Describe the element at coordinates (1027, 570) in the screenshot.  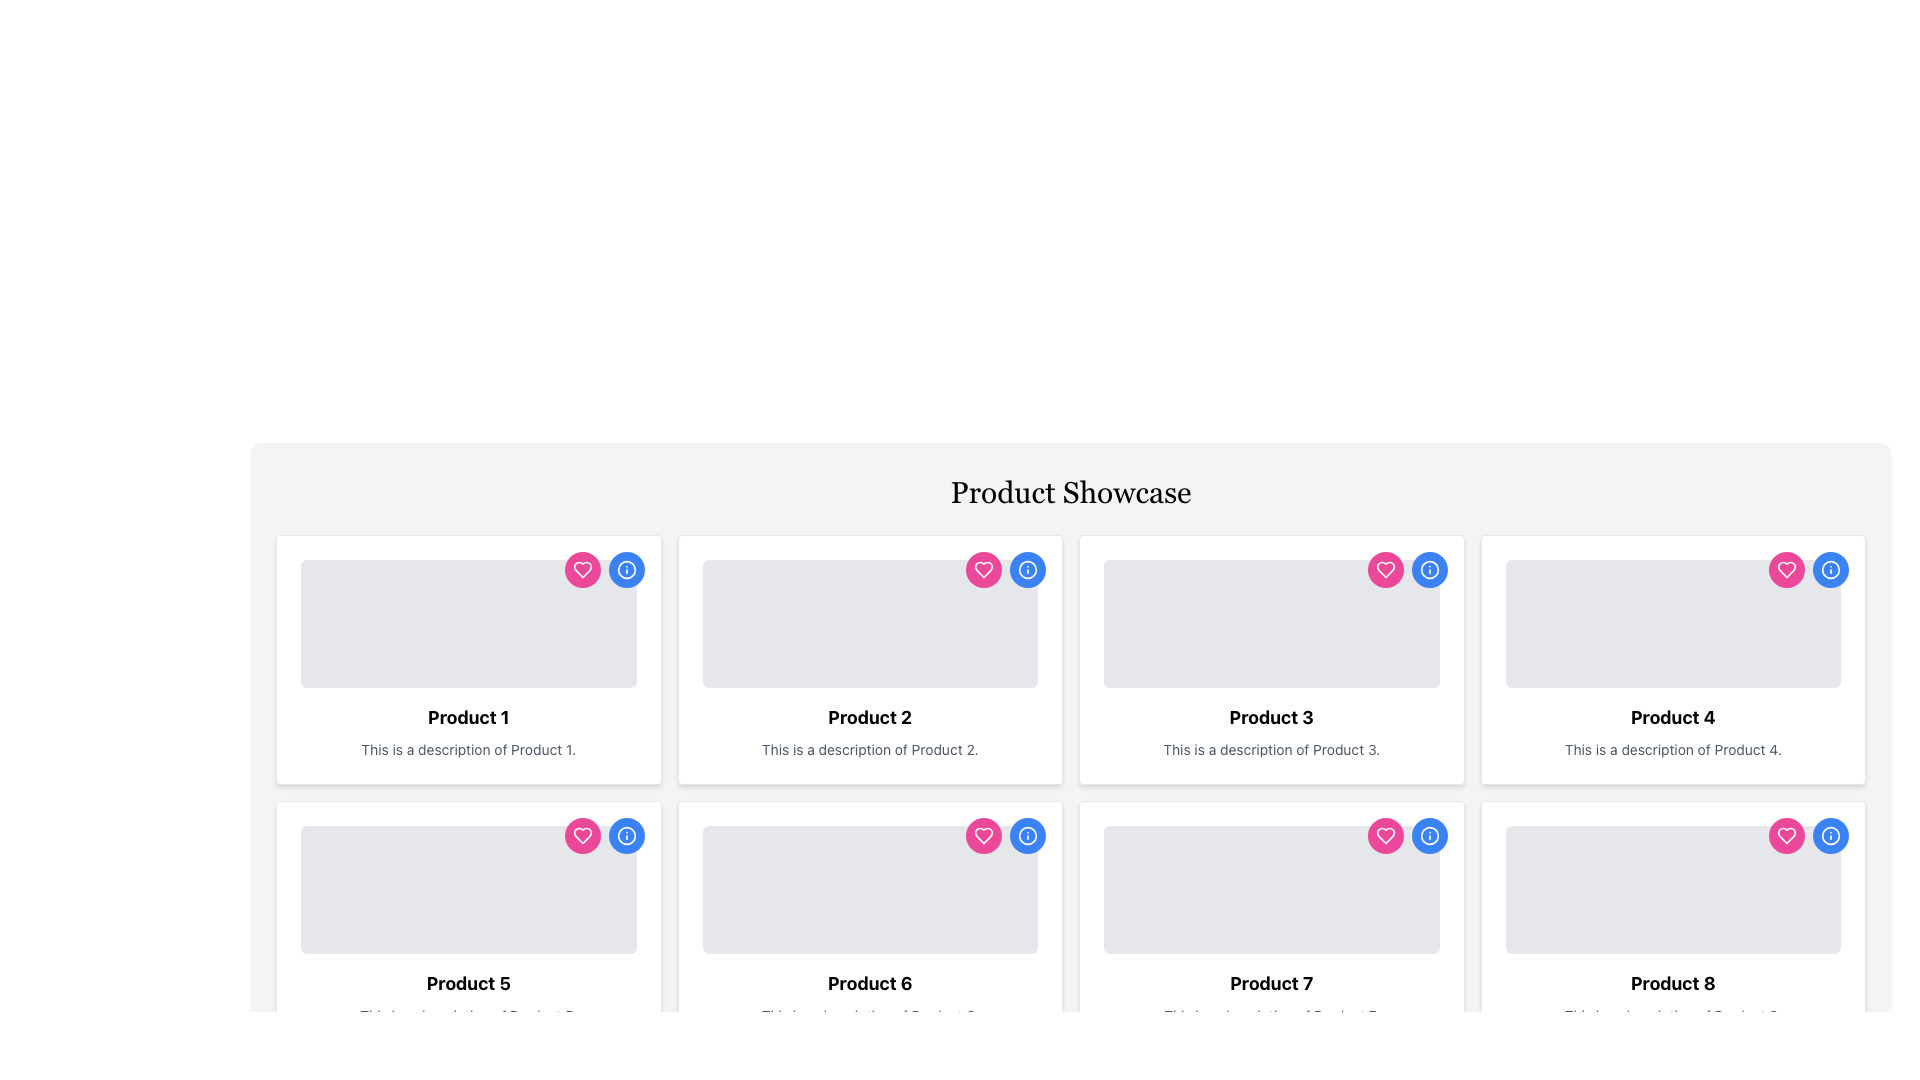
I see `the information icon located in the top-right corner of the second product card in the product showcase grid` at that location.